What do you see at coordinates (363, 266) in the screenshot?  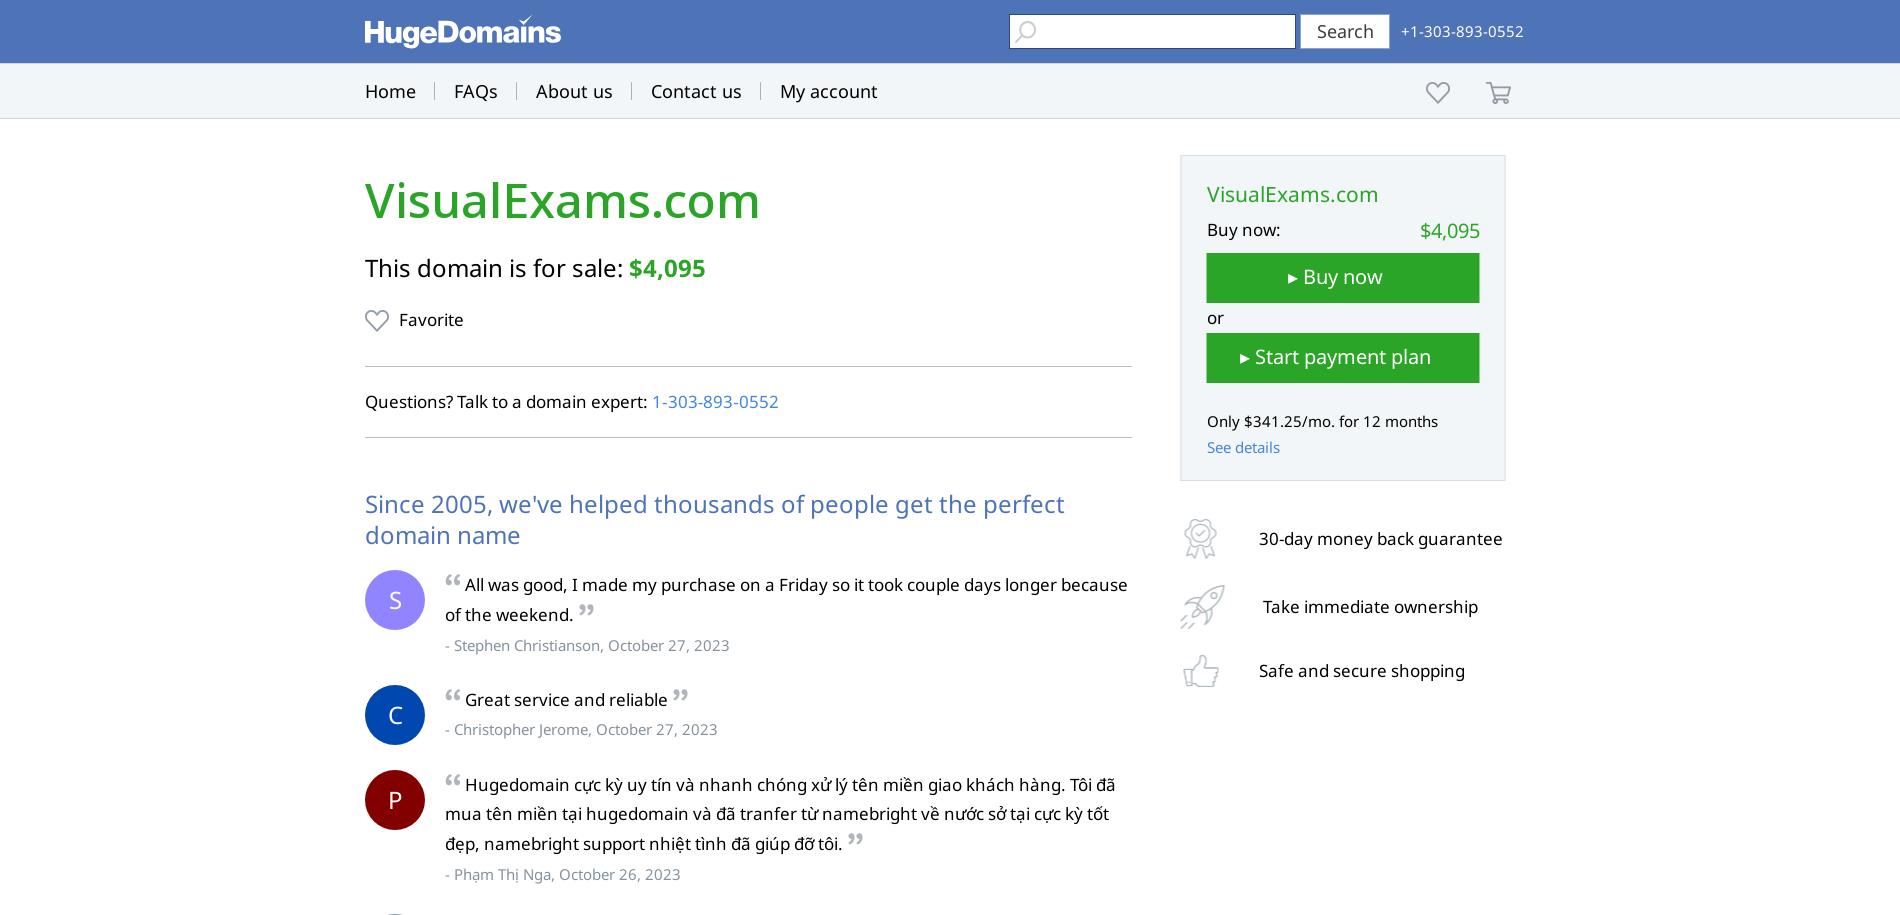 I see `'This domain is for sale:'` at bounding box center [363, 266].